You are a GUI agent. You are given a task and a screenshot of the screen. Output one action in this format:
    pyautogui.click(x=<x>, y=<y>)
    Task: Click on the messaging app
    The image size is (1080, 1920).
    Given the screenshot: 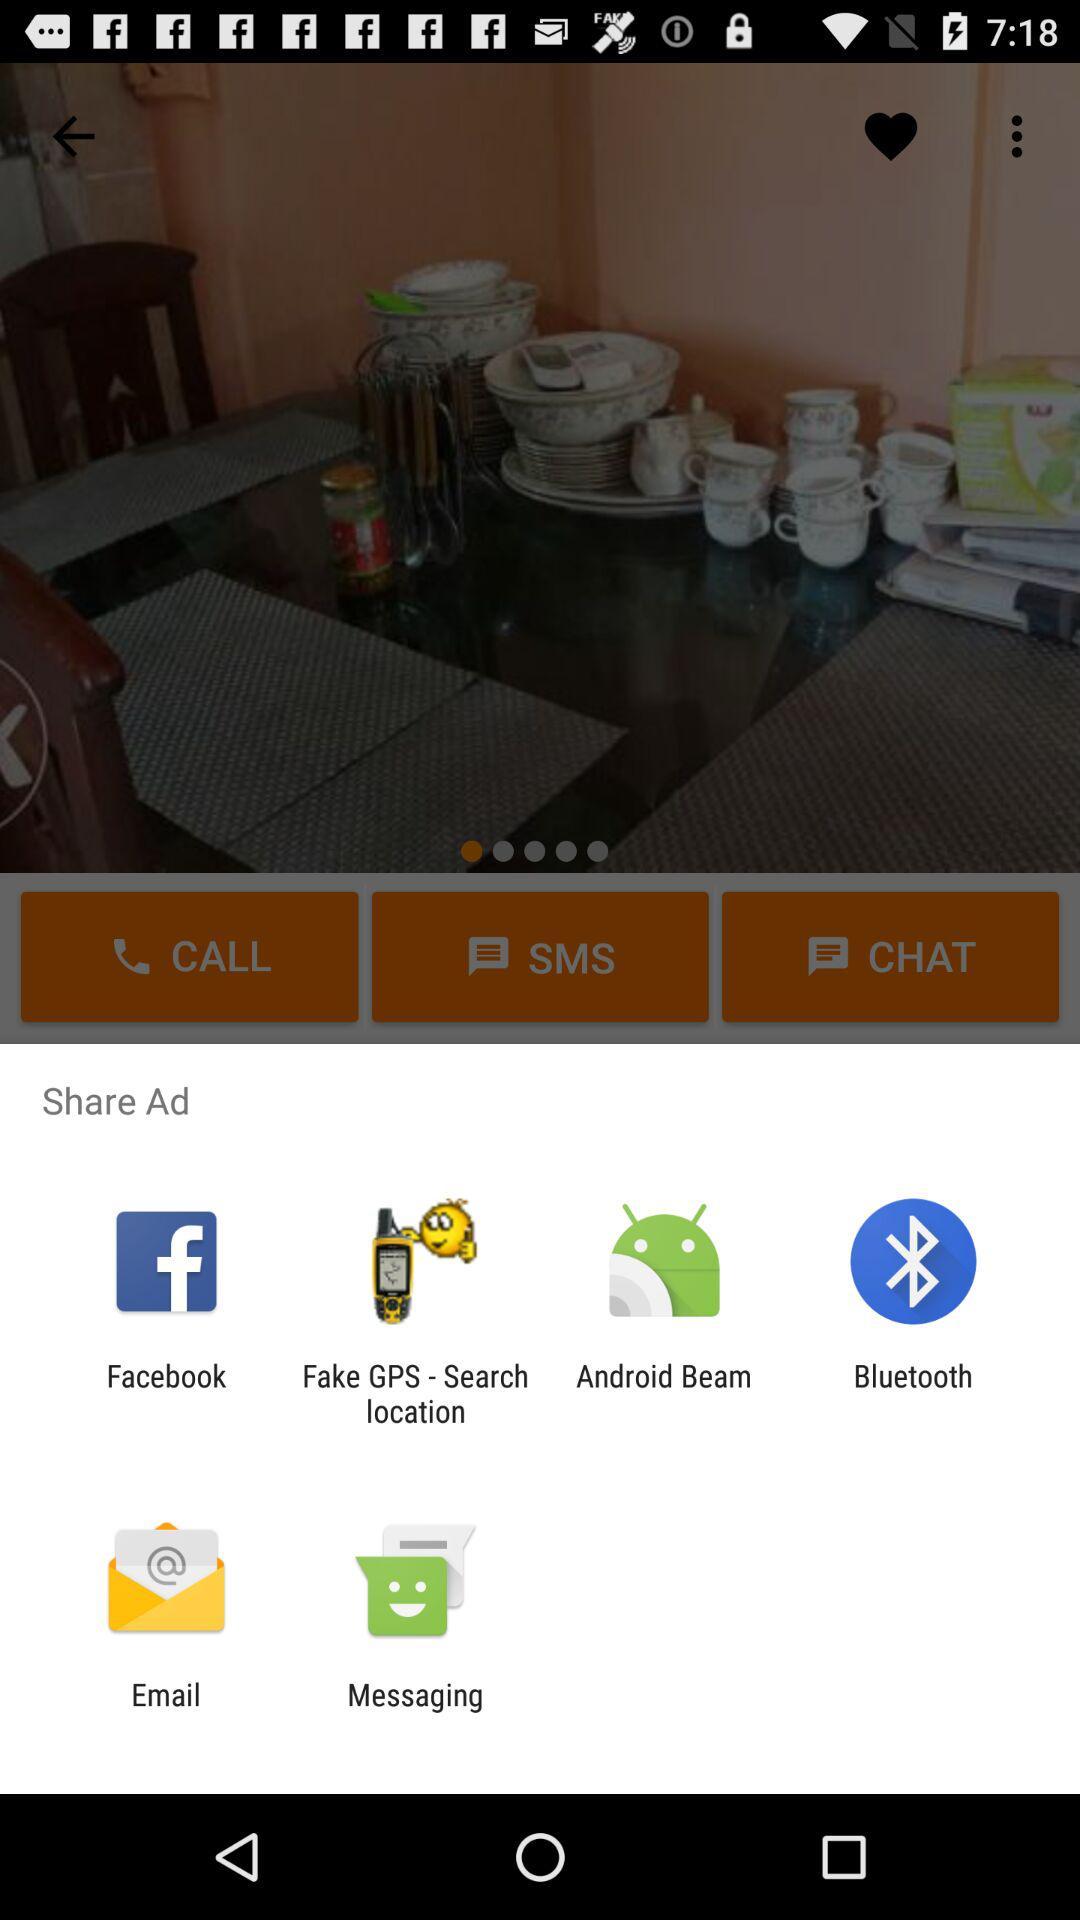 What is the action you would take?
    pyautogui.click(x=414, y=1711)
    